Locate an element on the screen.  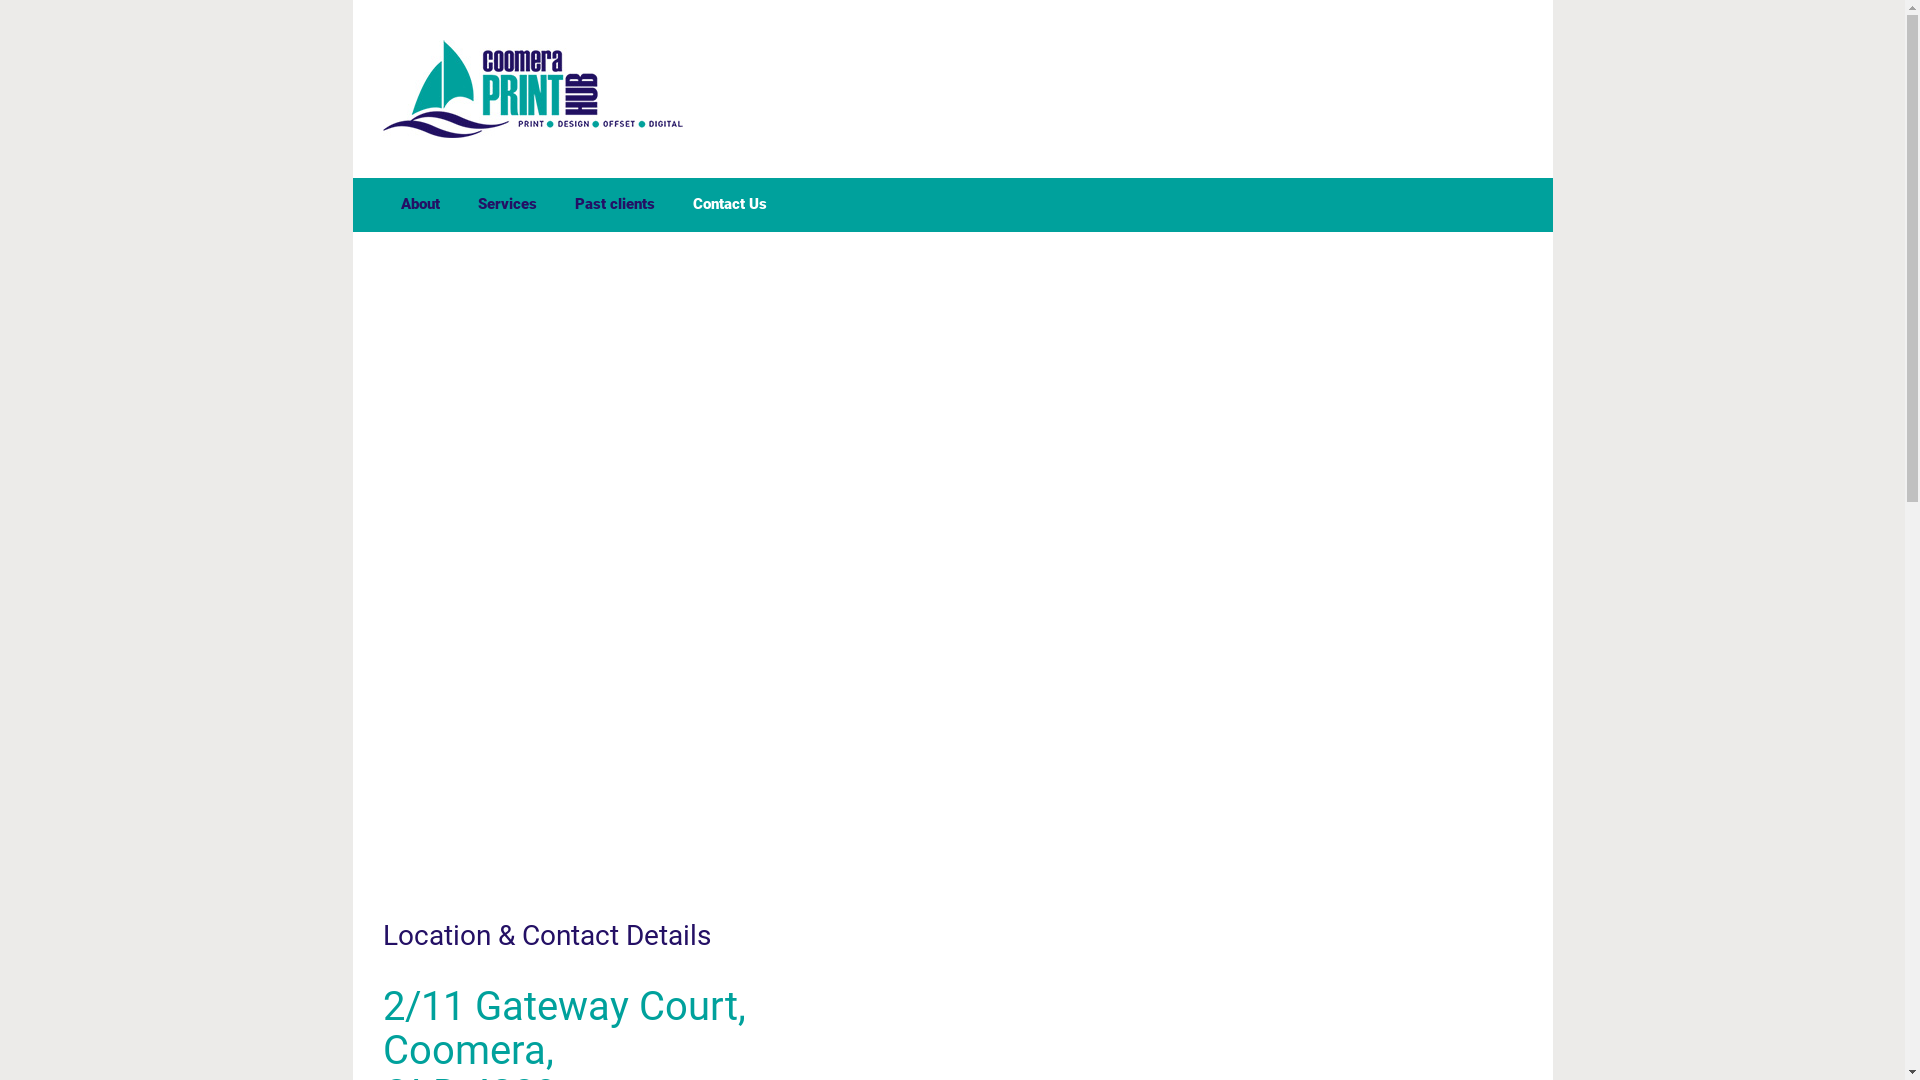
'Contact Us' is located at coordinates (728, 204).